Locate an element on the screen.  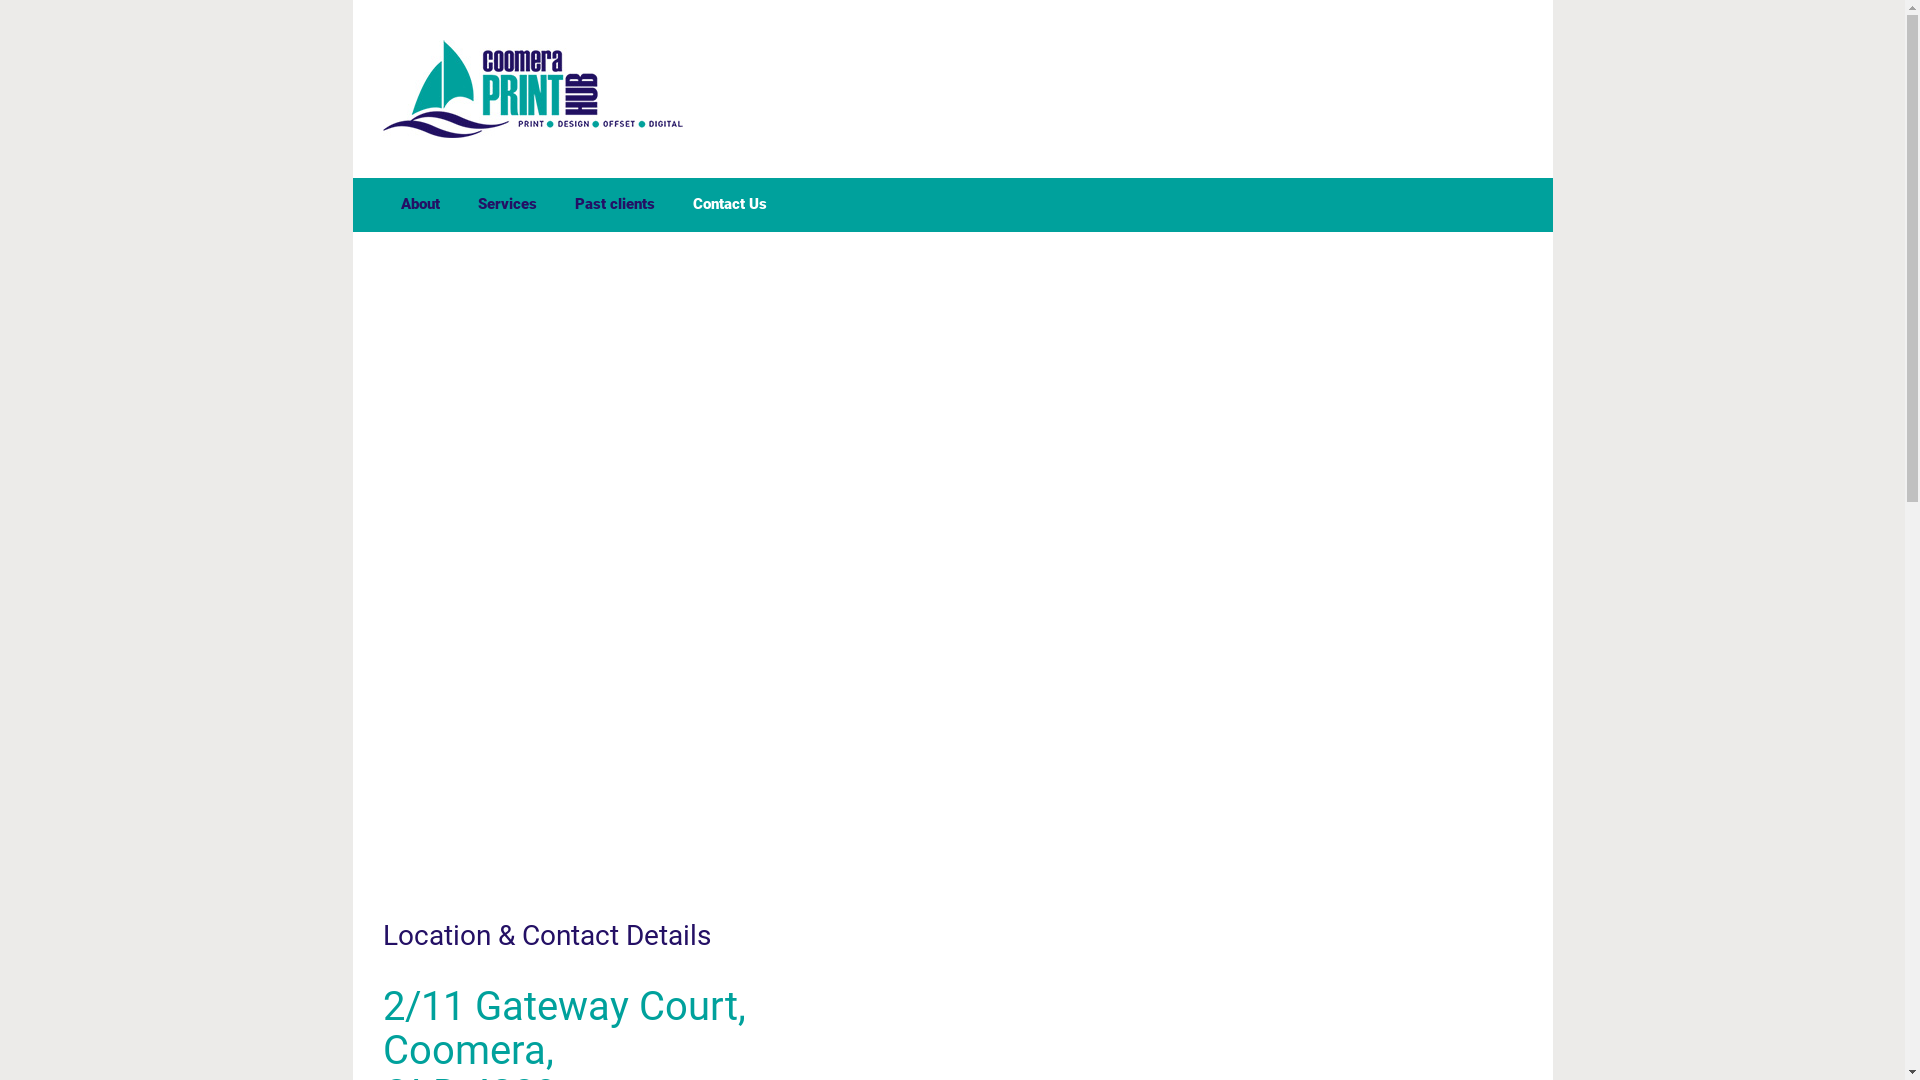
'Contact Us' is located at coordinates (728, 204).